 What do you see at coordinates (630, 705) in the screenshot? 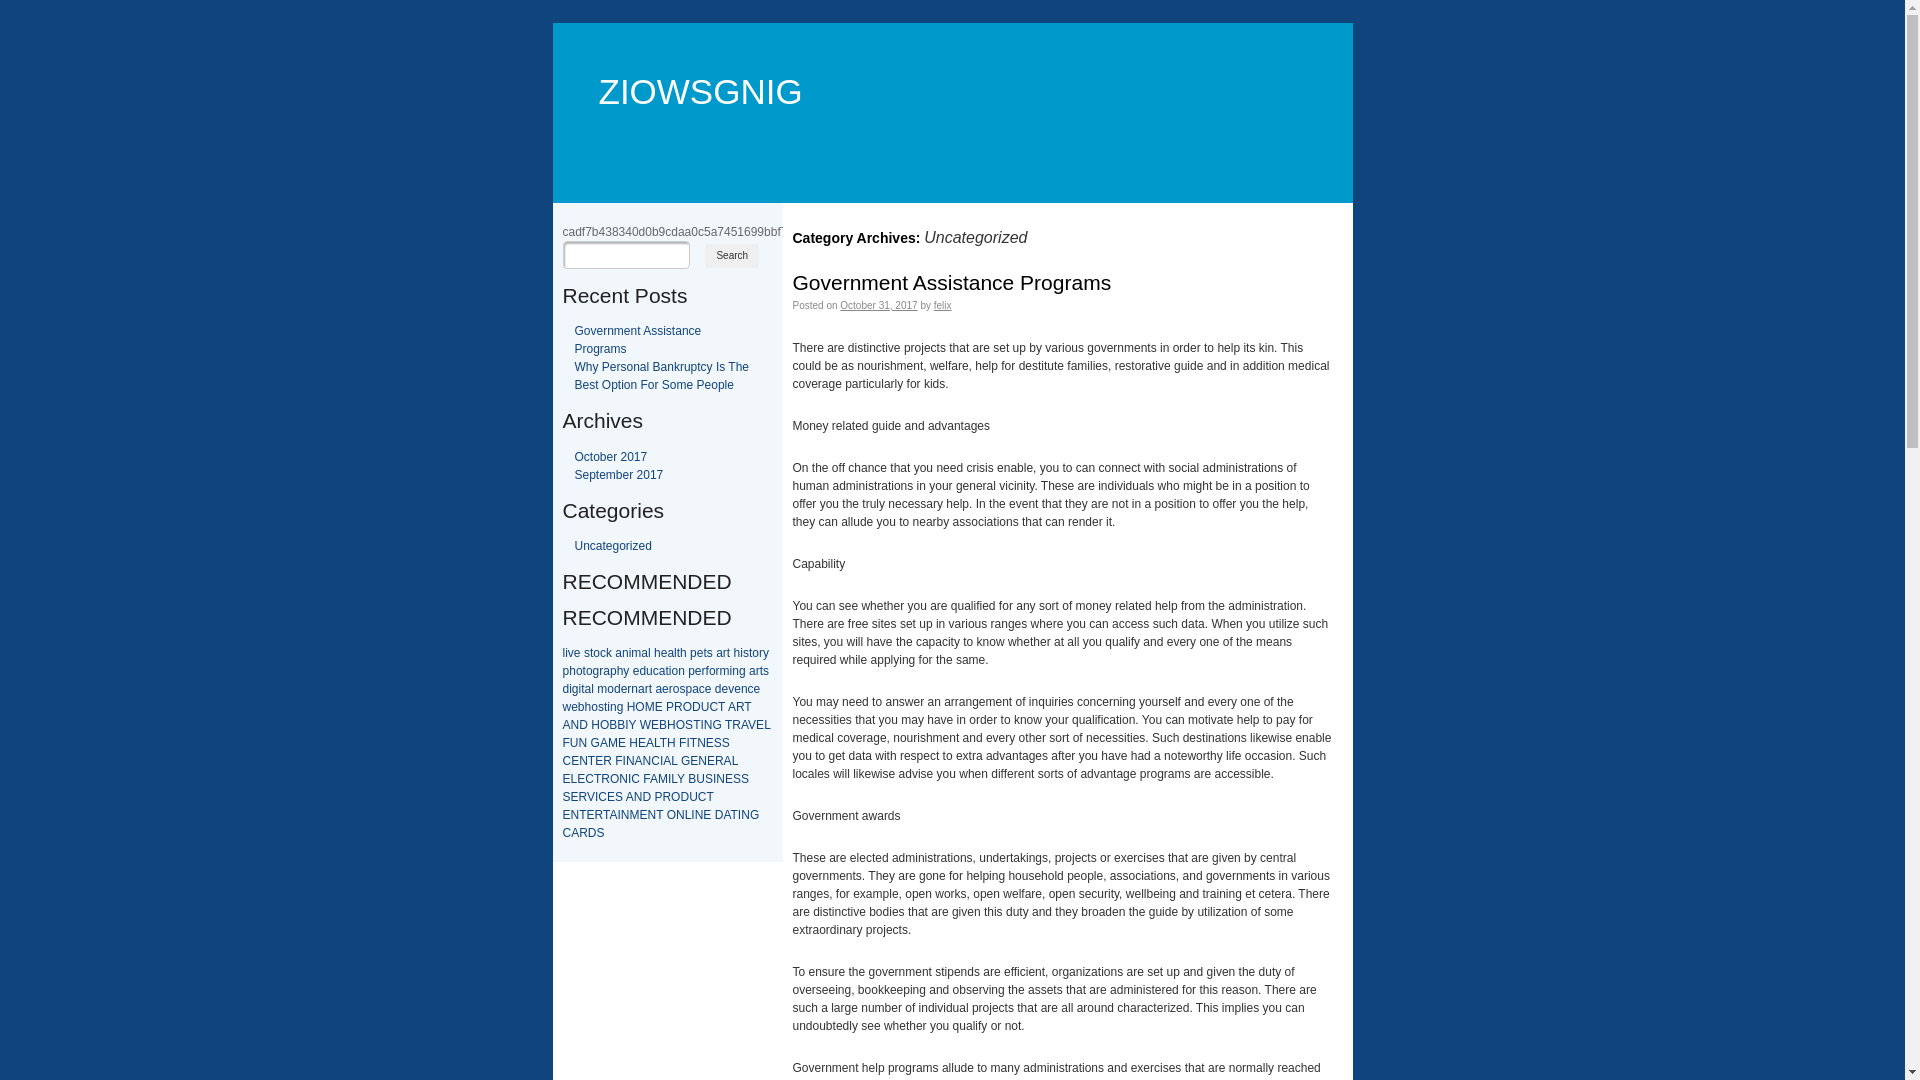
I see `'H'` at bounding box center [630, 705].